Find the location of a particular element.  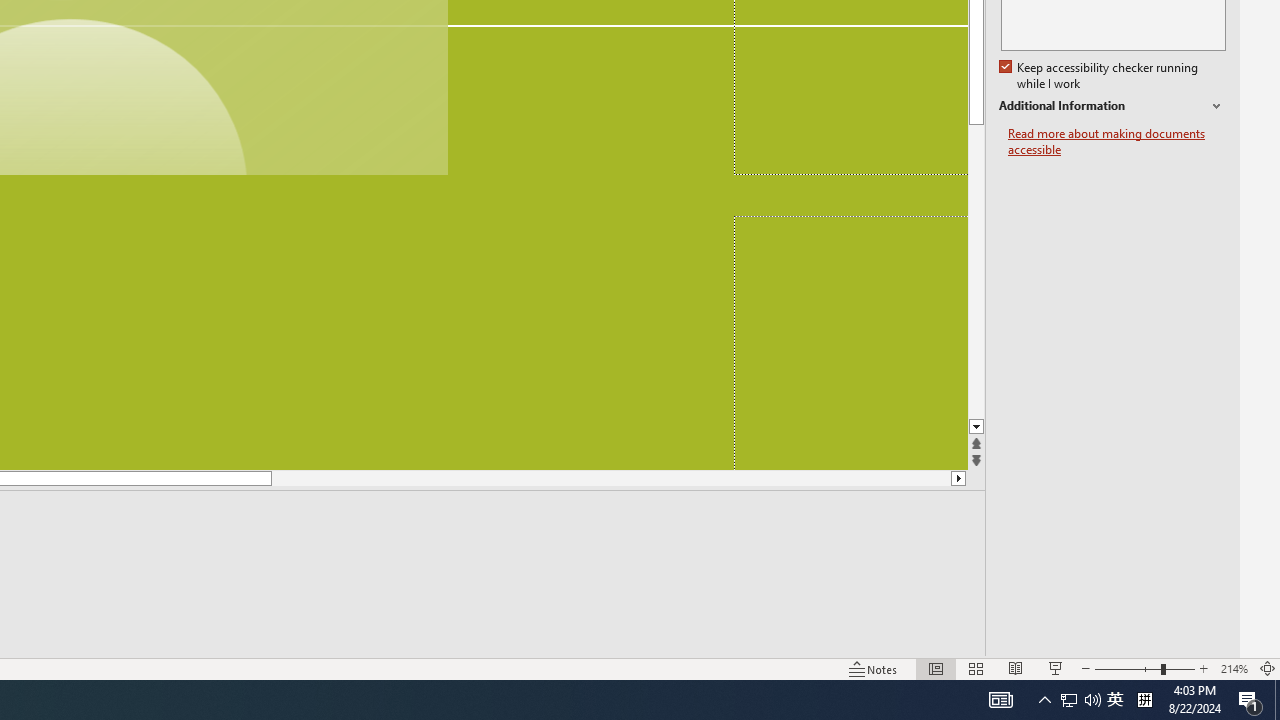

'Read more about making documents accessible' is located at coordinates (1116, 141).